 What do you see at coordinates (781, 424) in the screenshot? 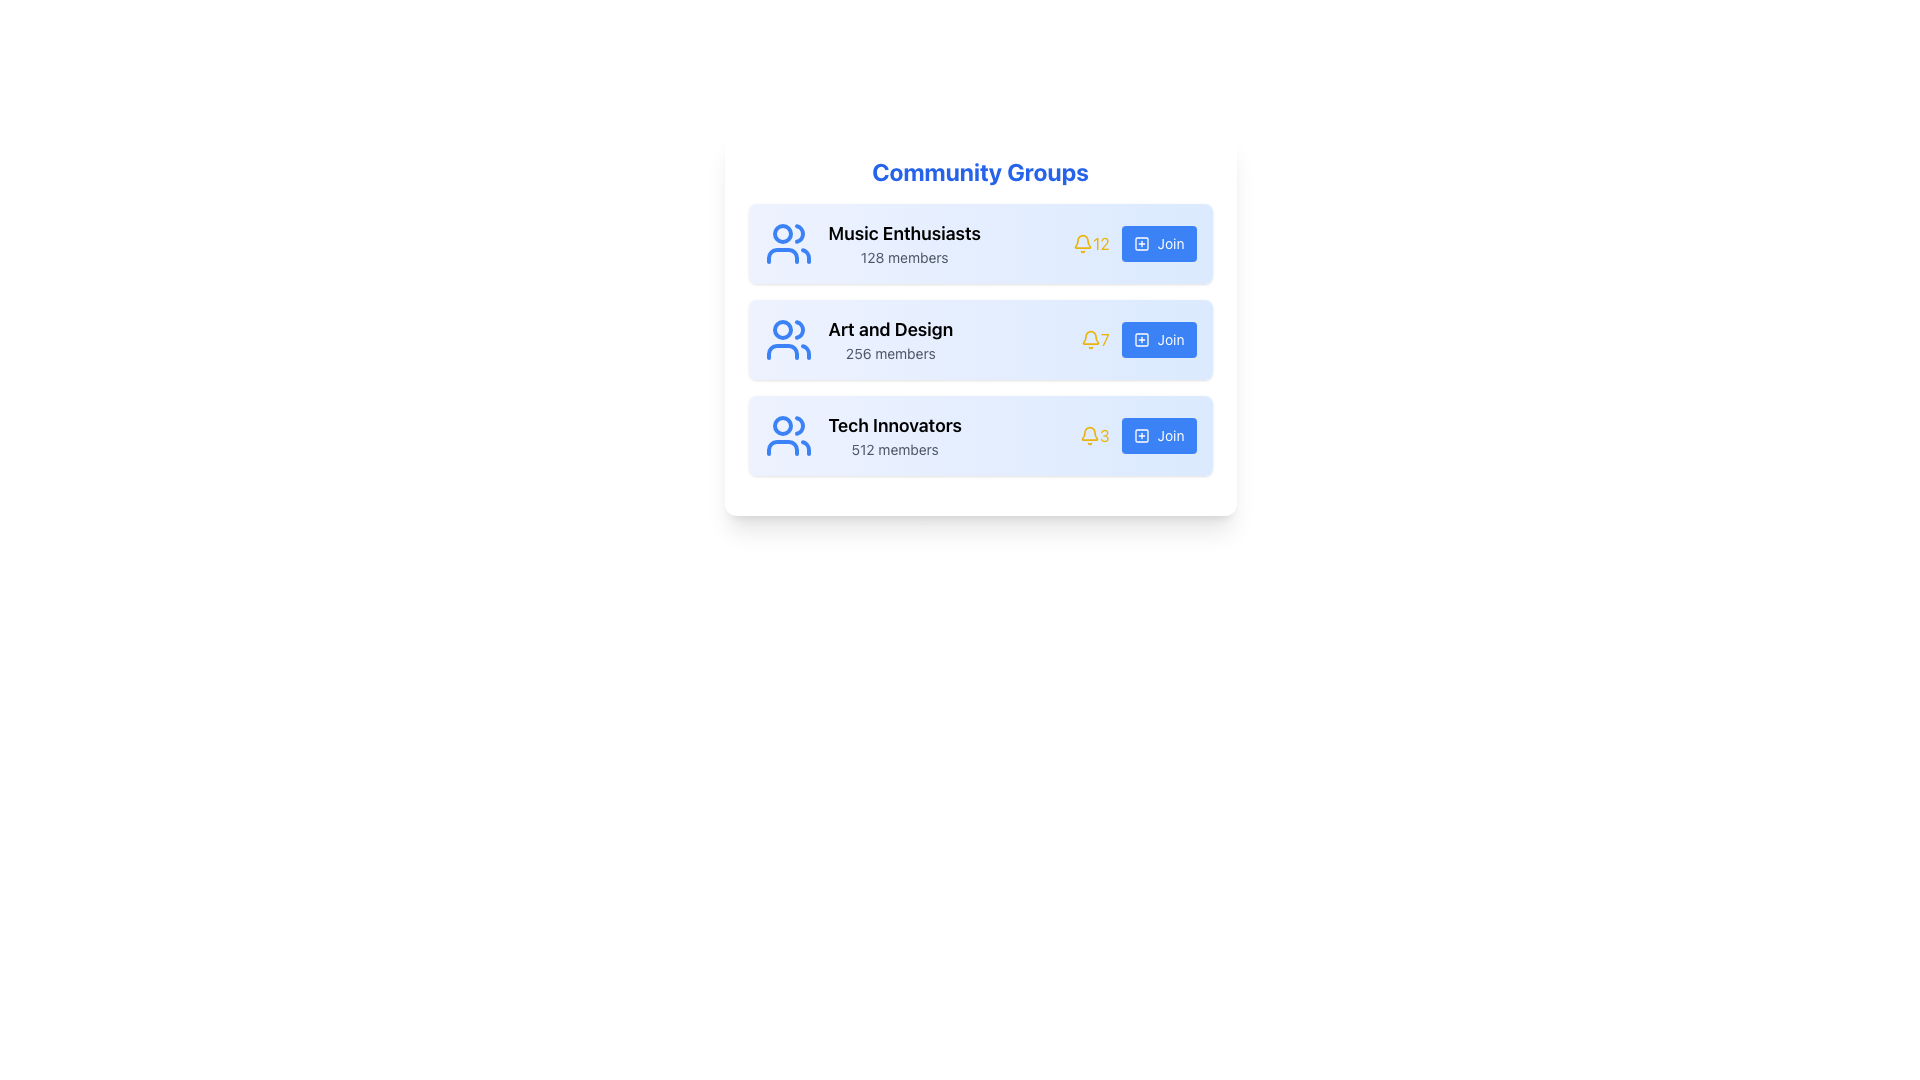
I see `the small circular feature within the 'Community Groups' icon that is positioned to the left of the 'Music Enthusiasts' text` at bounding box center [781, 424].